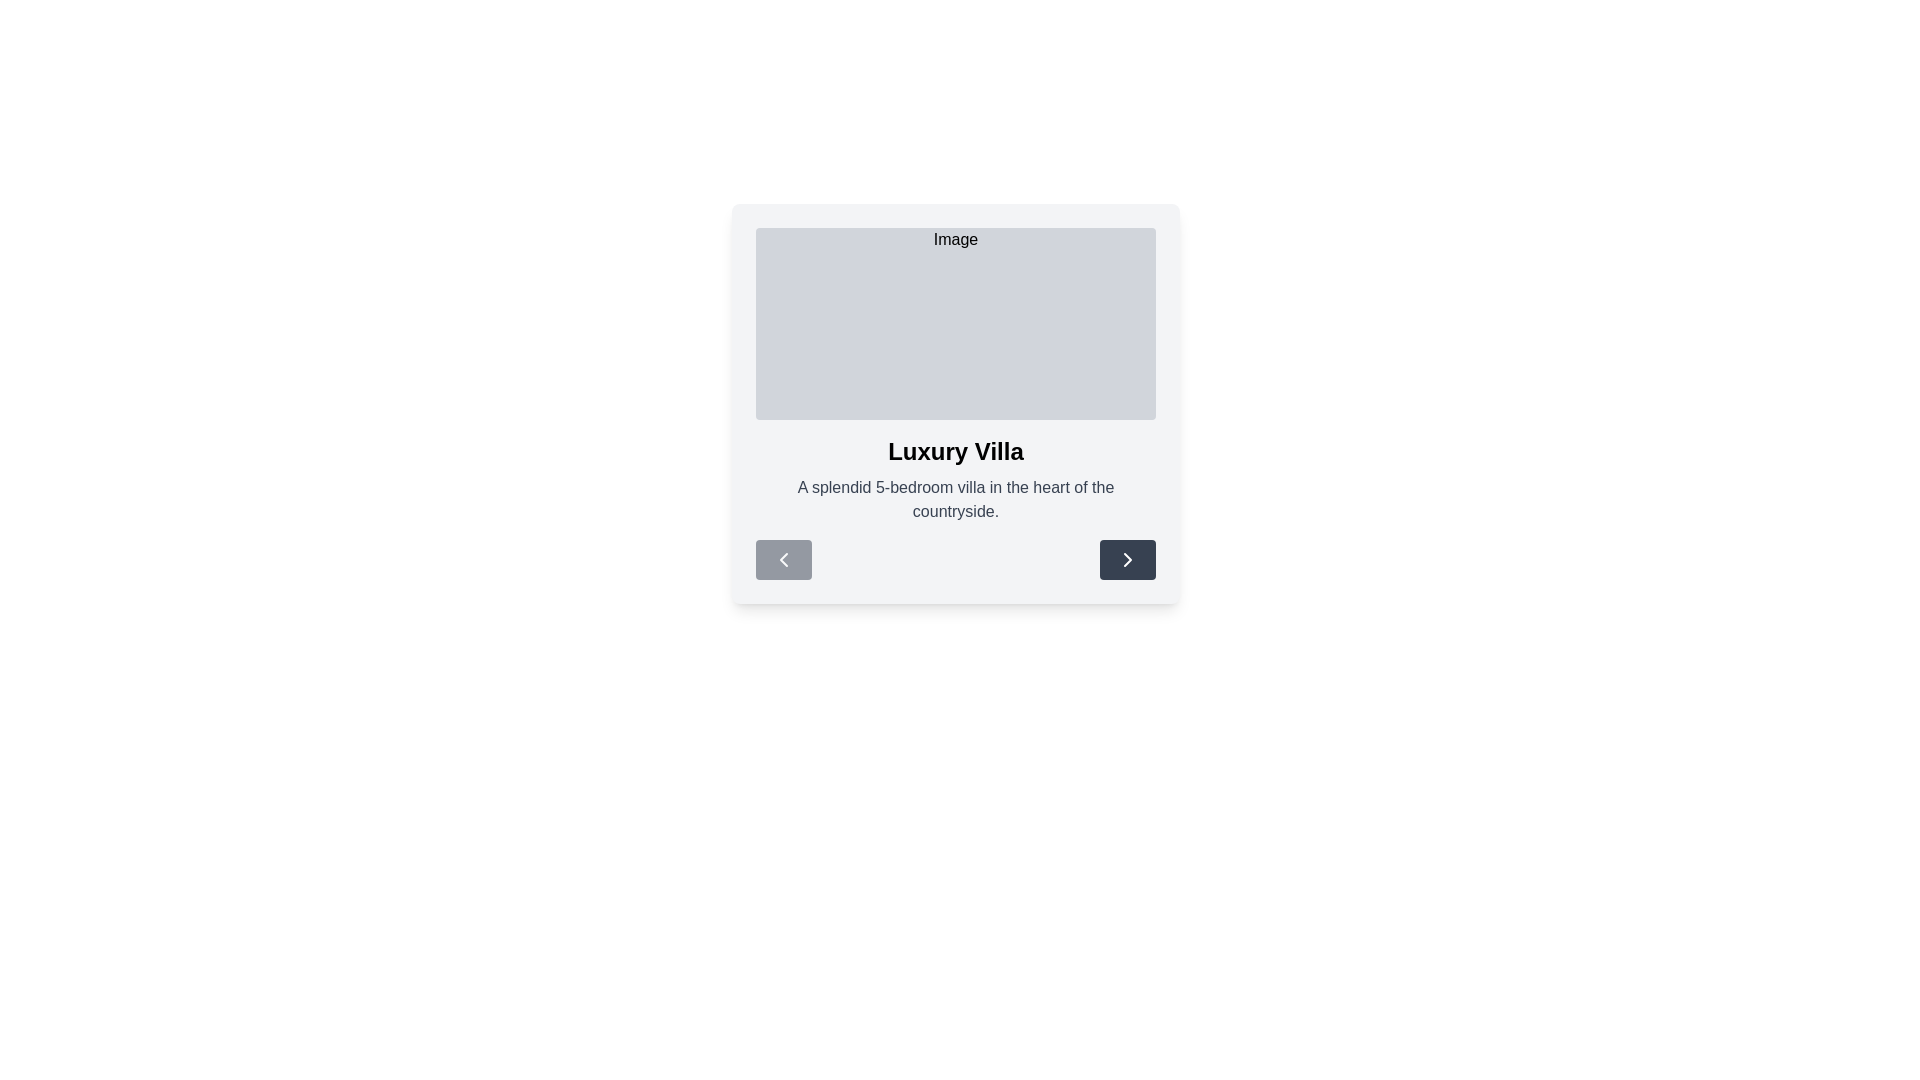 Image resolution: width=1920 pixels, height=1080 pixels. Describe the element at coordinates (1128, 559) in the screenshot. I see `the navigation button located at the bottom-right of the visible card to proceed to the next item or section` at that location.